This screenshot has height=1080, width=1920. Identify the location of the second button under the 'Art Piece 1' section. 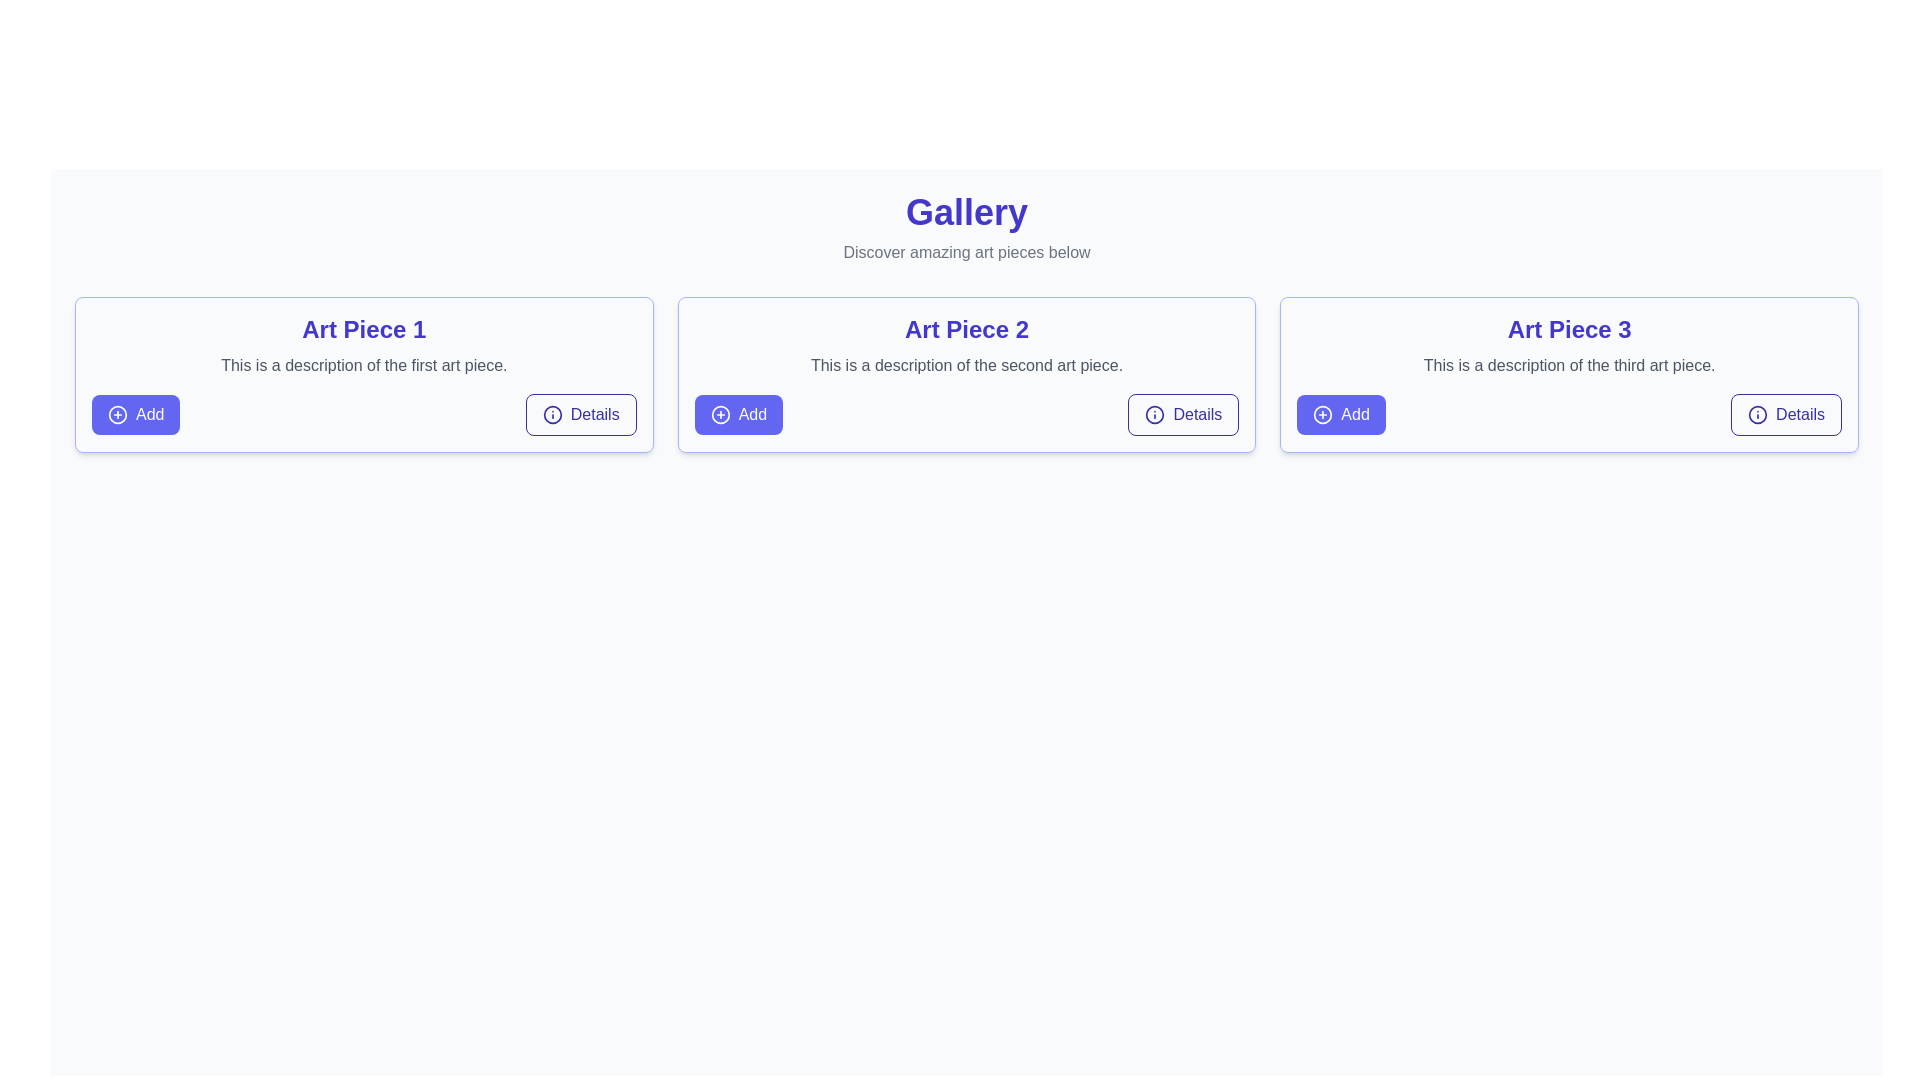
(580, 414).